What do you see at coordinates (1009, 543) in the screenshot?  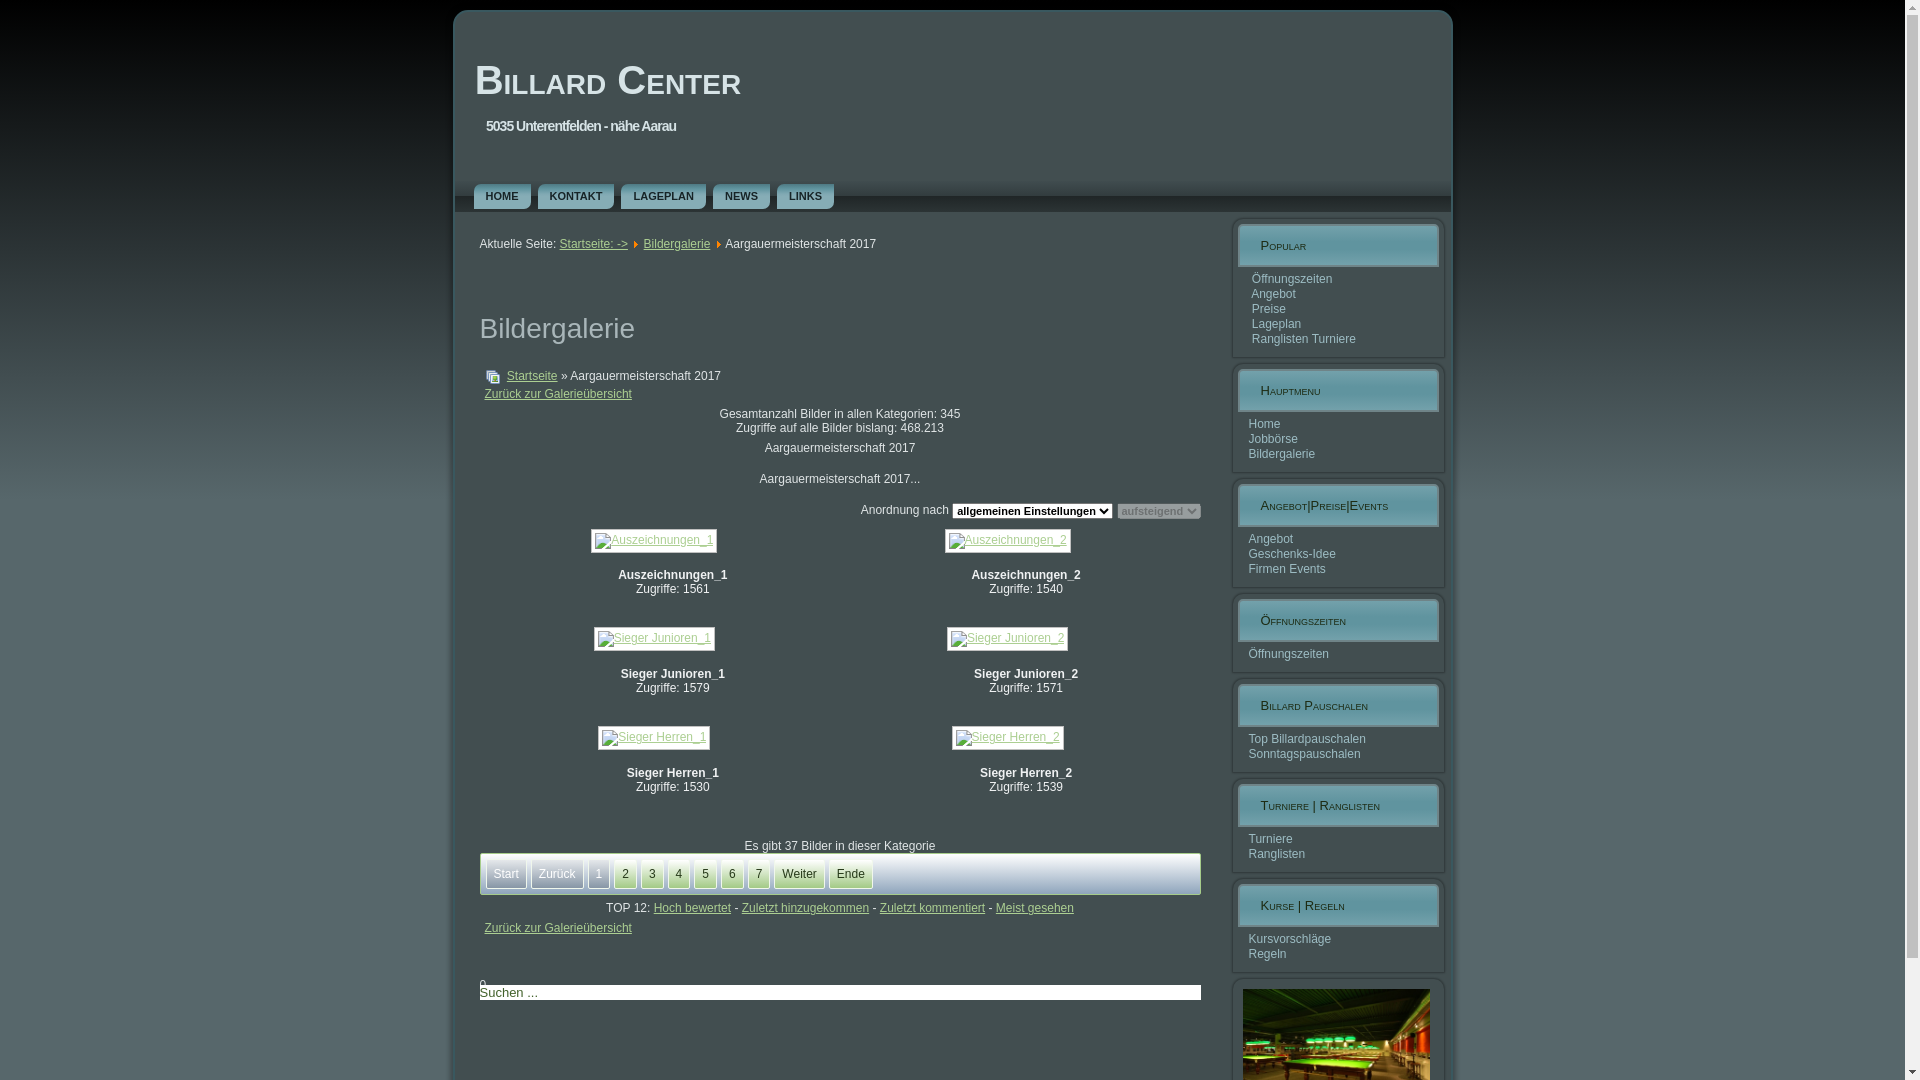 I see `'Auszeichnungen_2'` at bounding box center [1009, 543].